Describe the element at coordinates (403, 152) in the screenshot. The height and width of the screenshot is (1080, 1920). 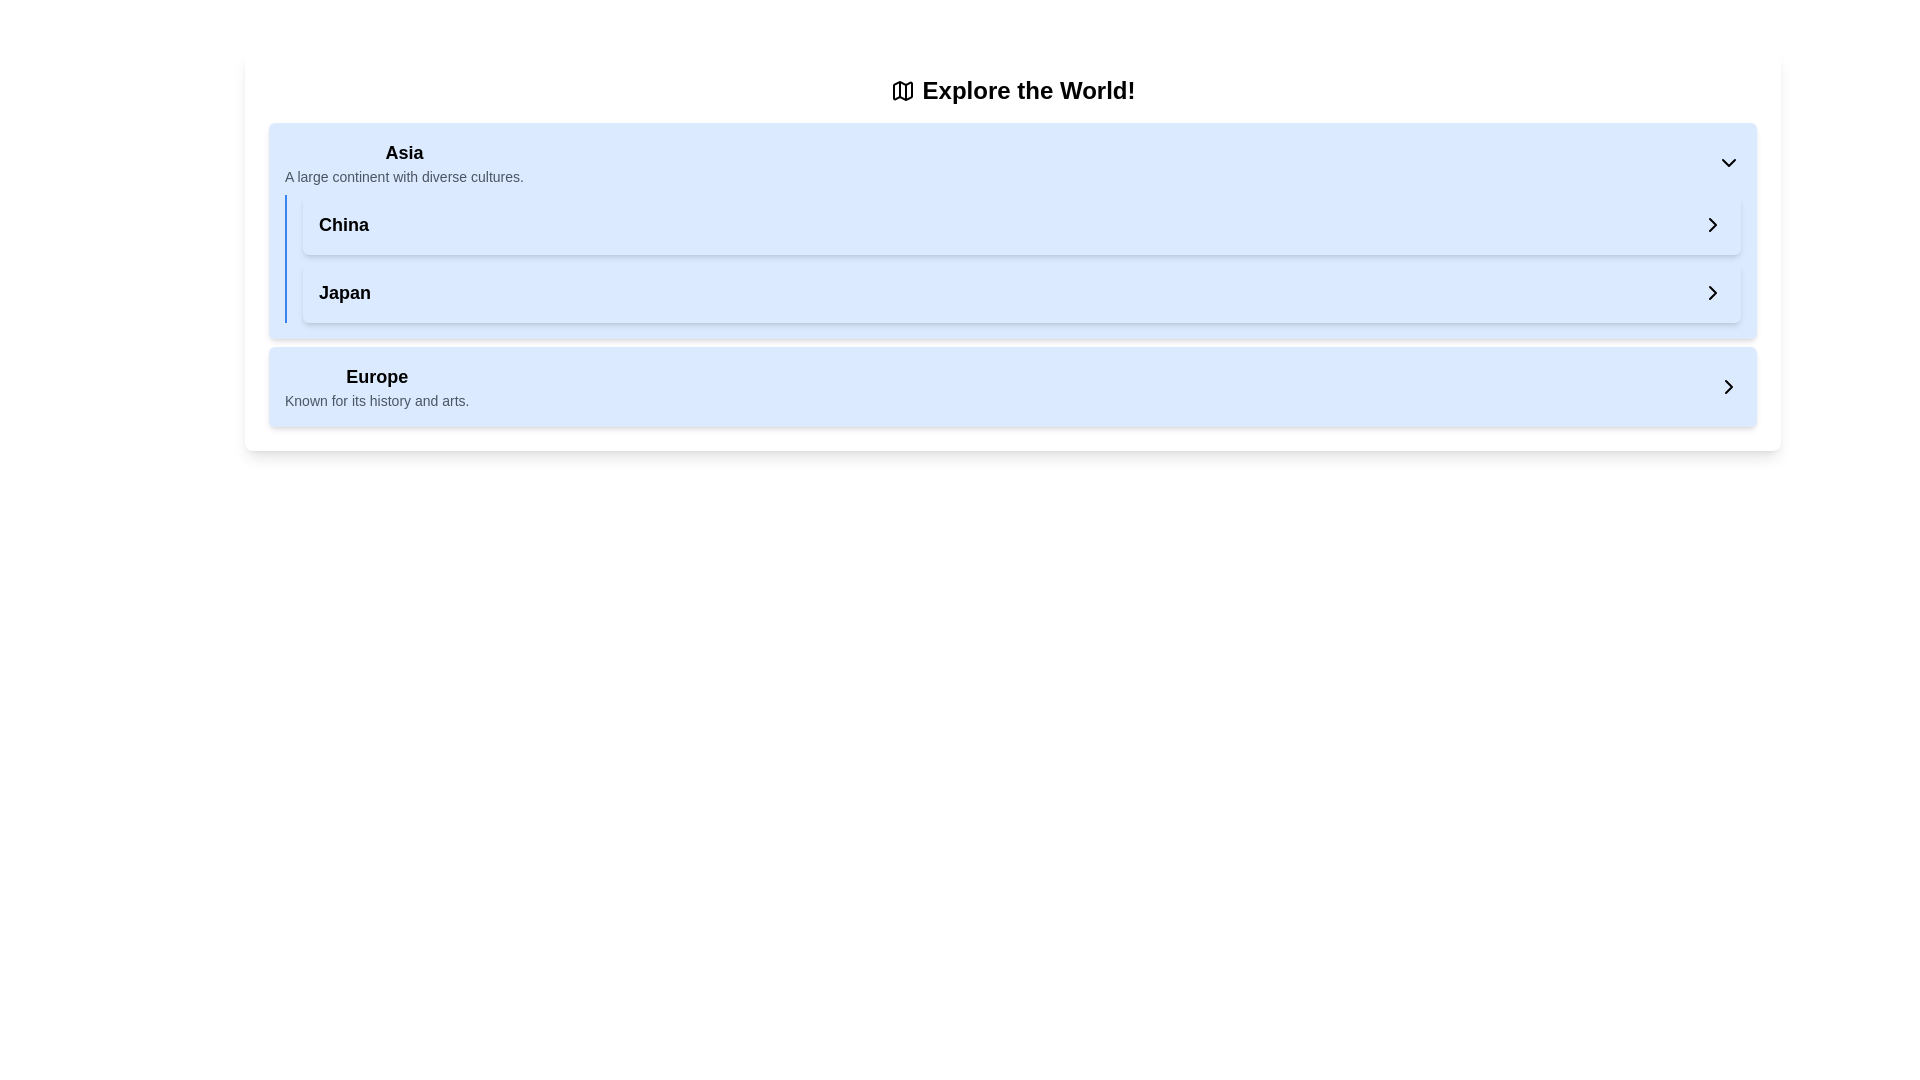
I see `the area surrounding the 'Asia' section title, which serves as a header for the section and is positioned above descriptive text` at that location.